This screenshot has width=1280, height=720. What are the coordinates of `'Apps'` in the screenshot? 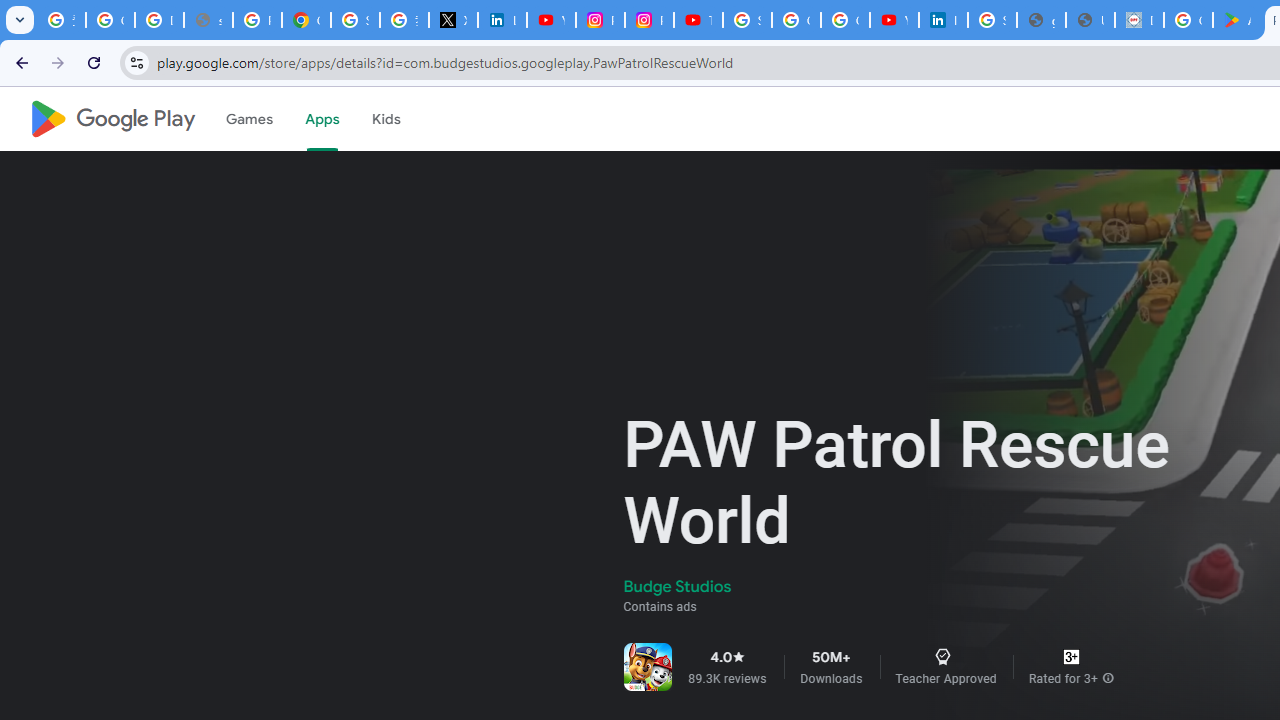 It's located at (321, 119).